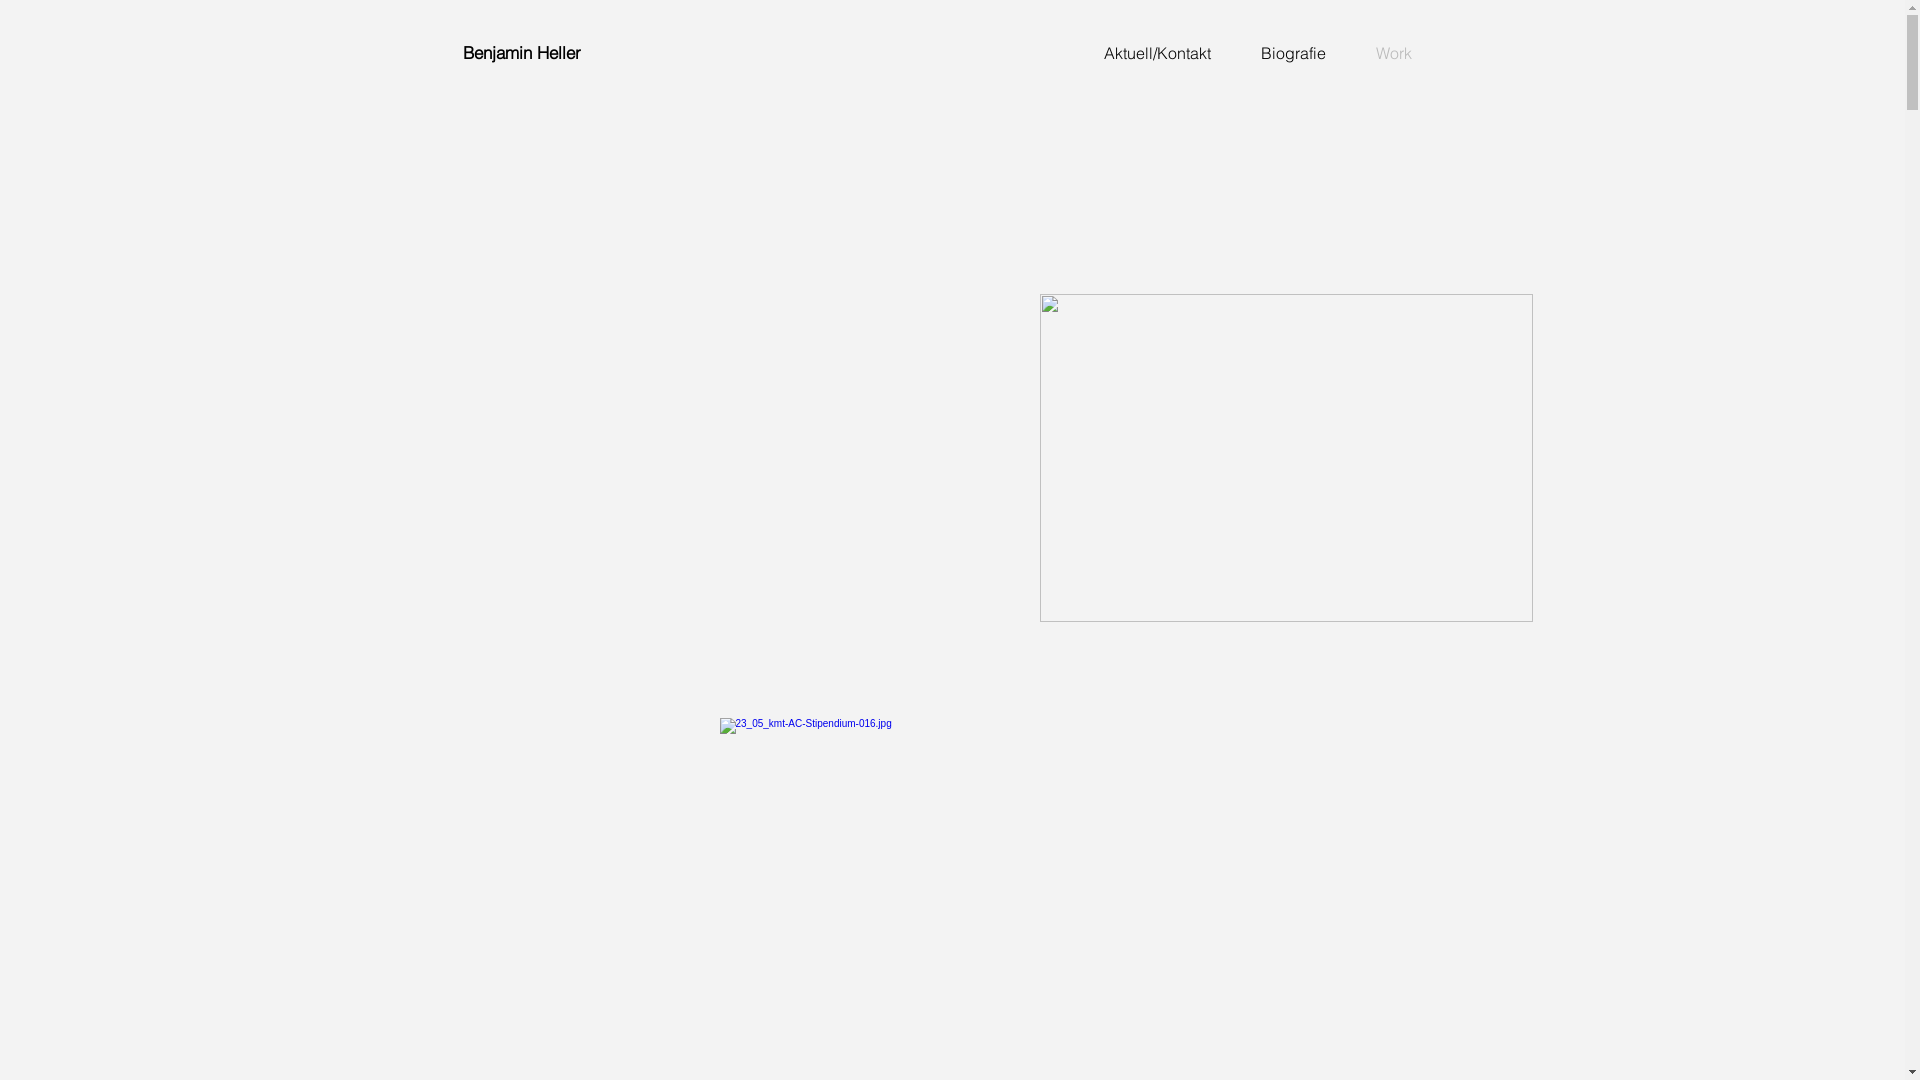 This screenshot has height=1080, width=1920. I want to click on 'Tankstelle_Prod_1_025.jpg', so click(1286, 458).